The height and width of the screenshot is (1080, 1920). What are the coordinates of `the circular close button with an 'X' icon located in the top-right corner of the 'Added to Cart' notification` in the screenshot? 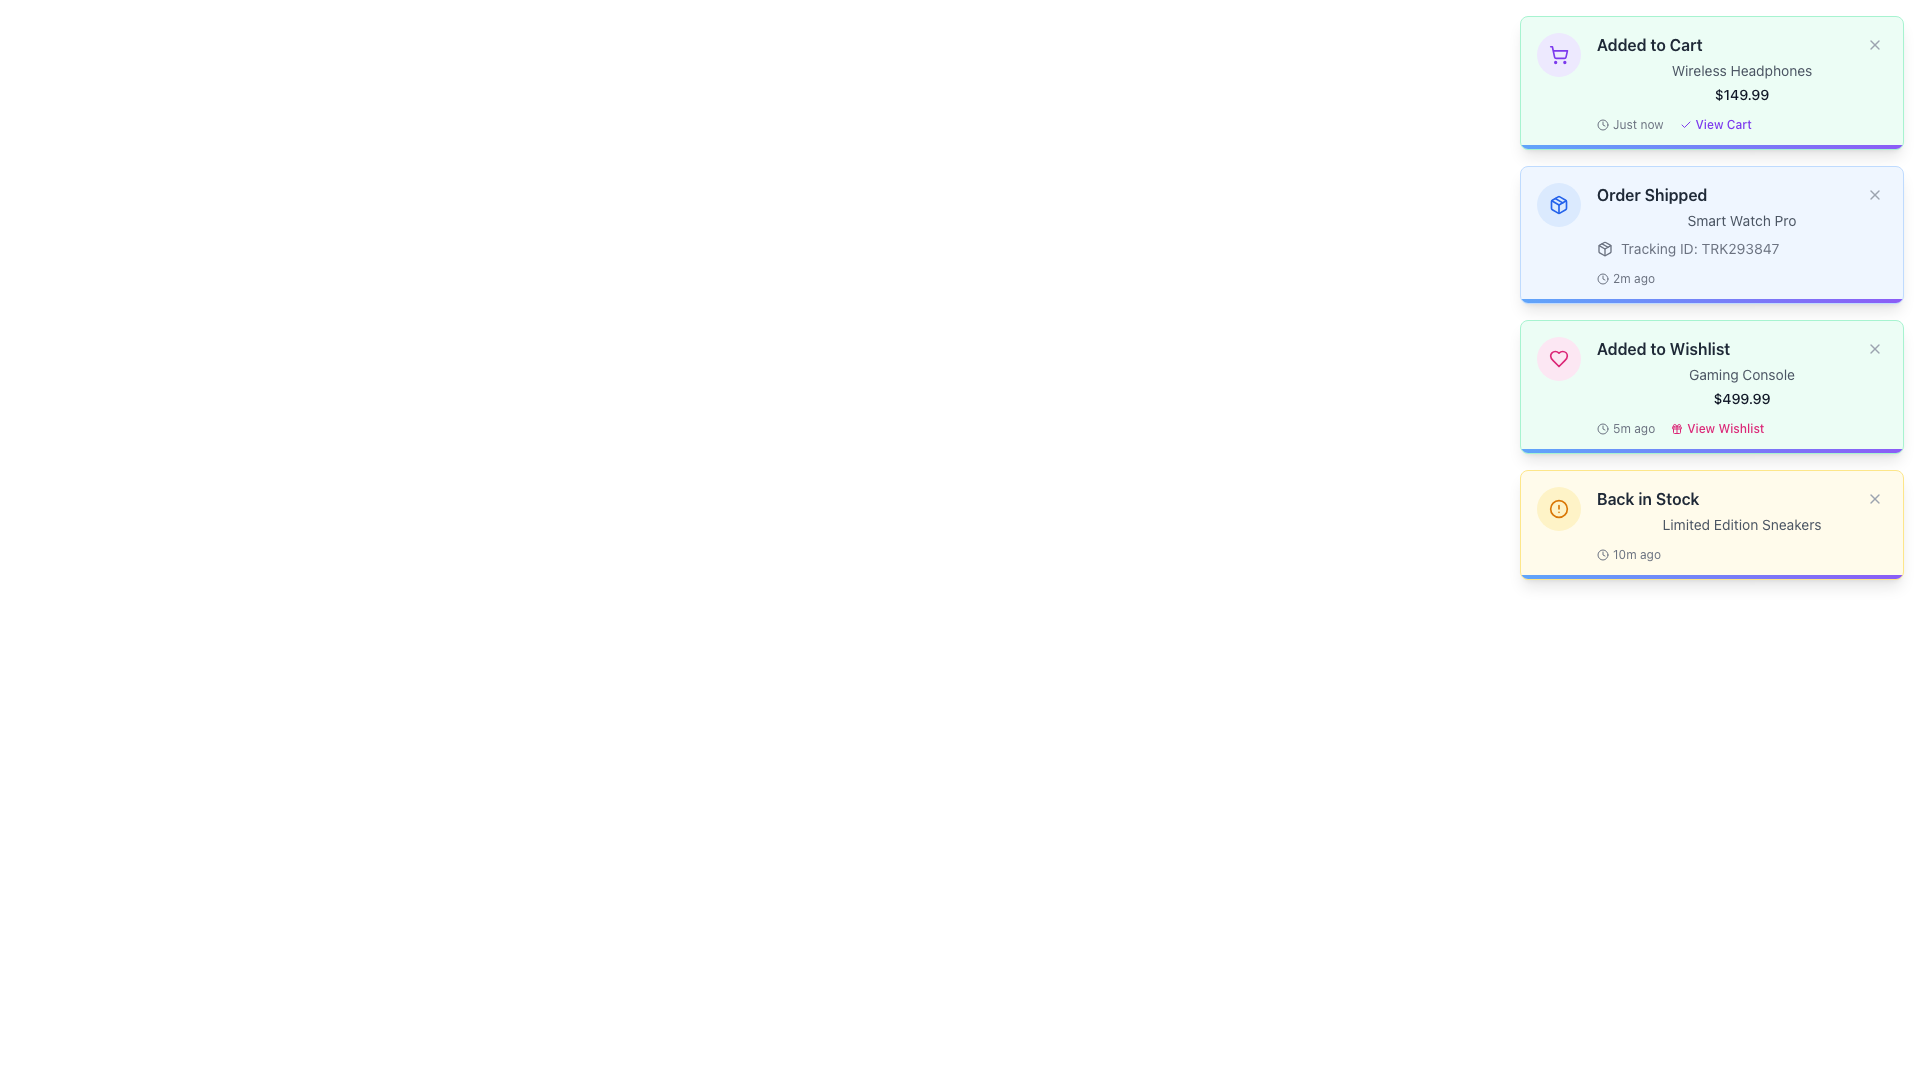 It's located at (1874, 45).